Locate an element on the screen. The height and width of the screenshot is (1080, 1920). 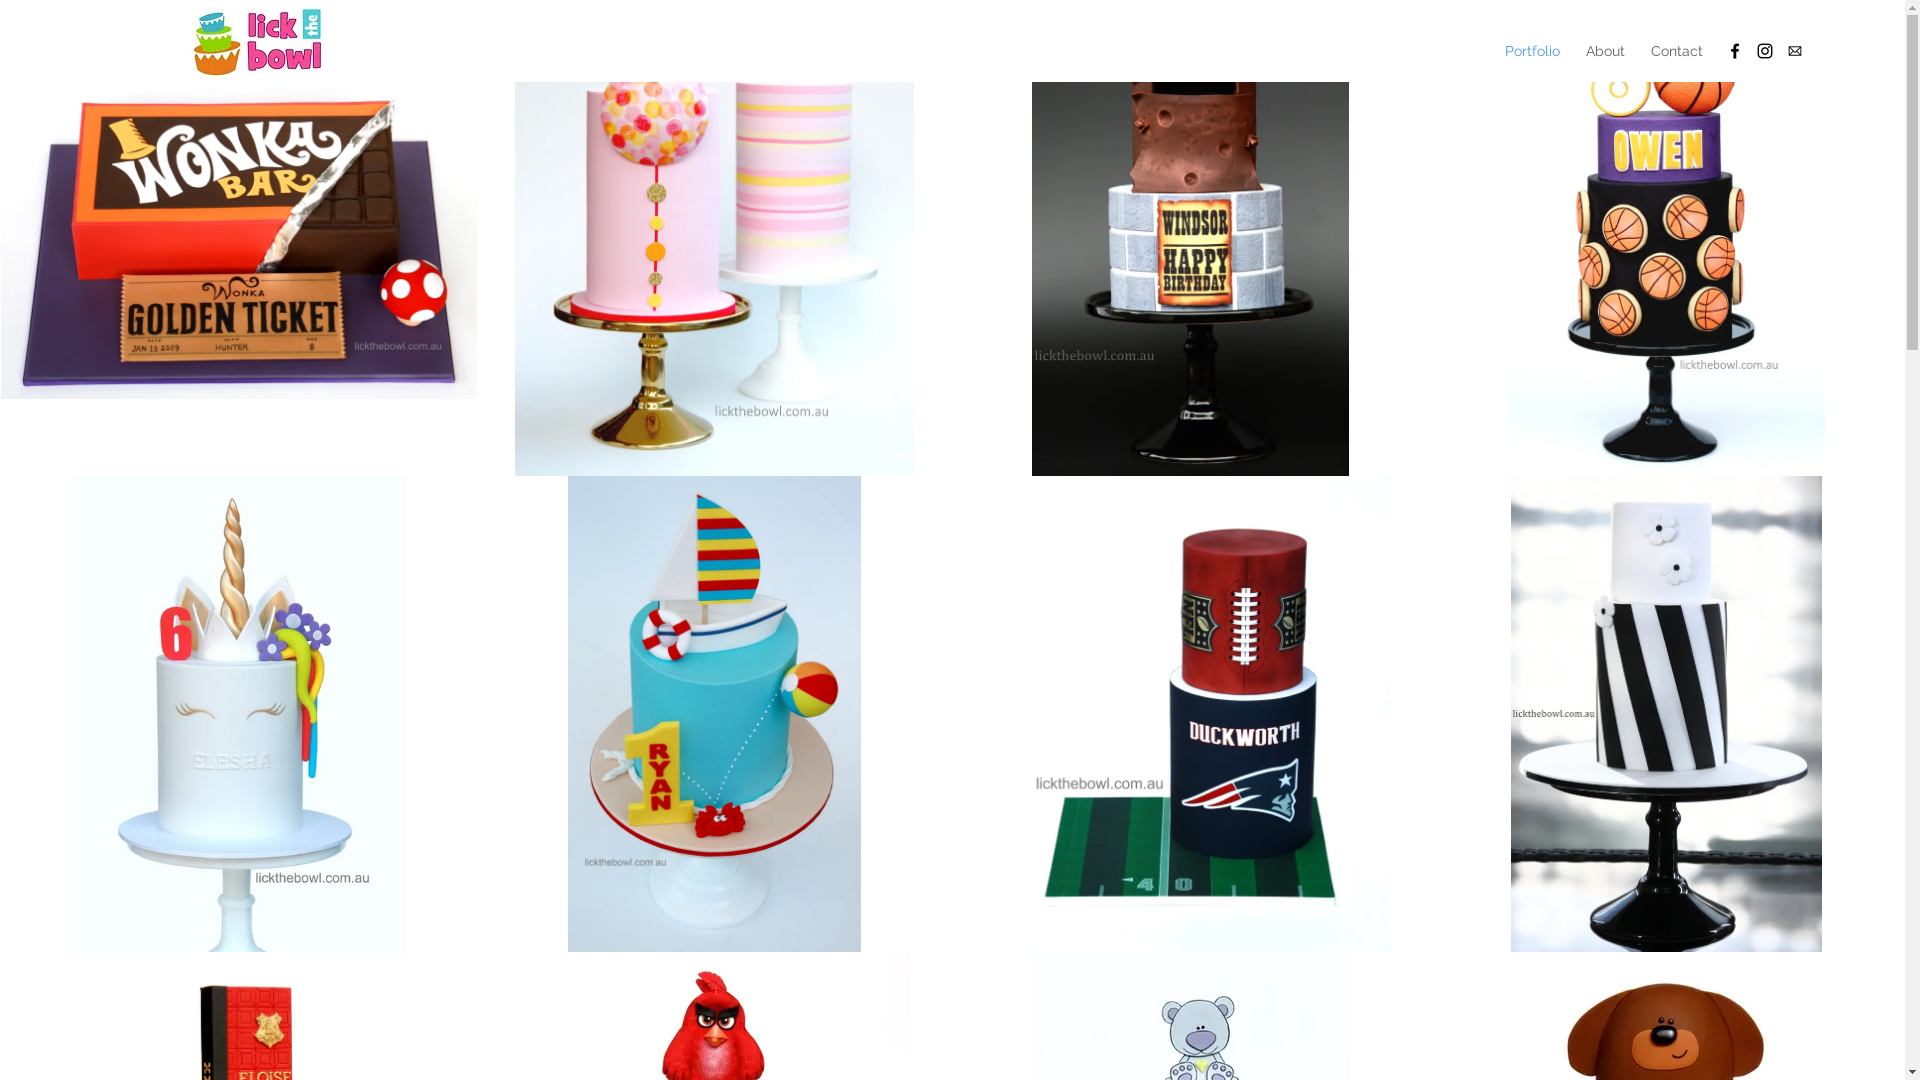
'About' is located at coordinates (1605, 49).